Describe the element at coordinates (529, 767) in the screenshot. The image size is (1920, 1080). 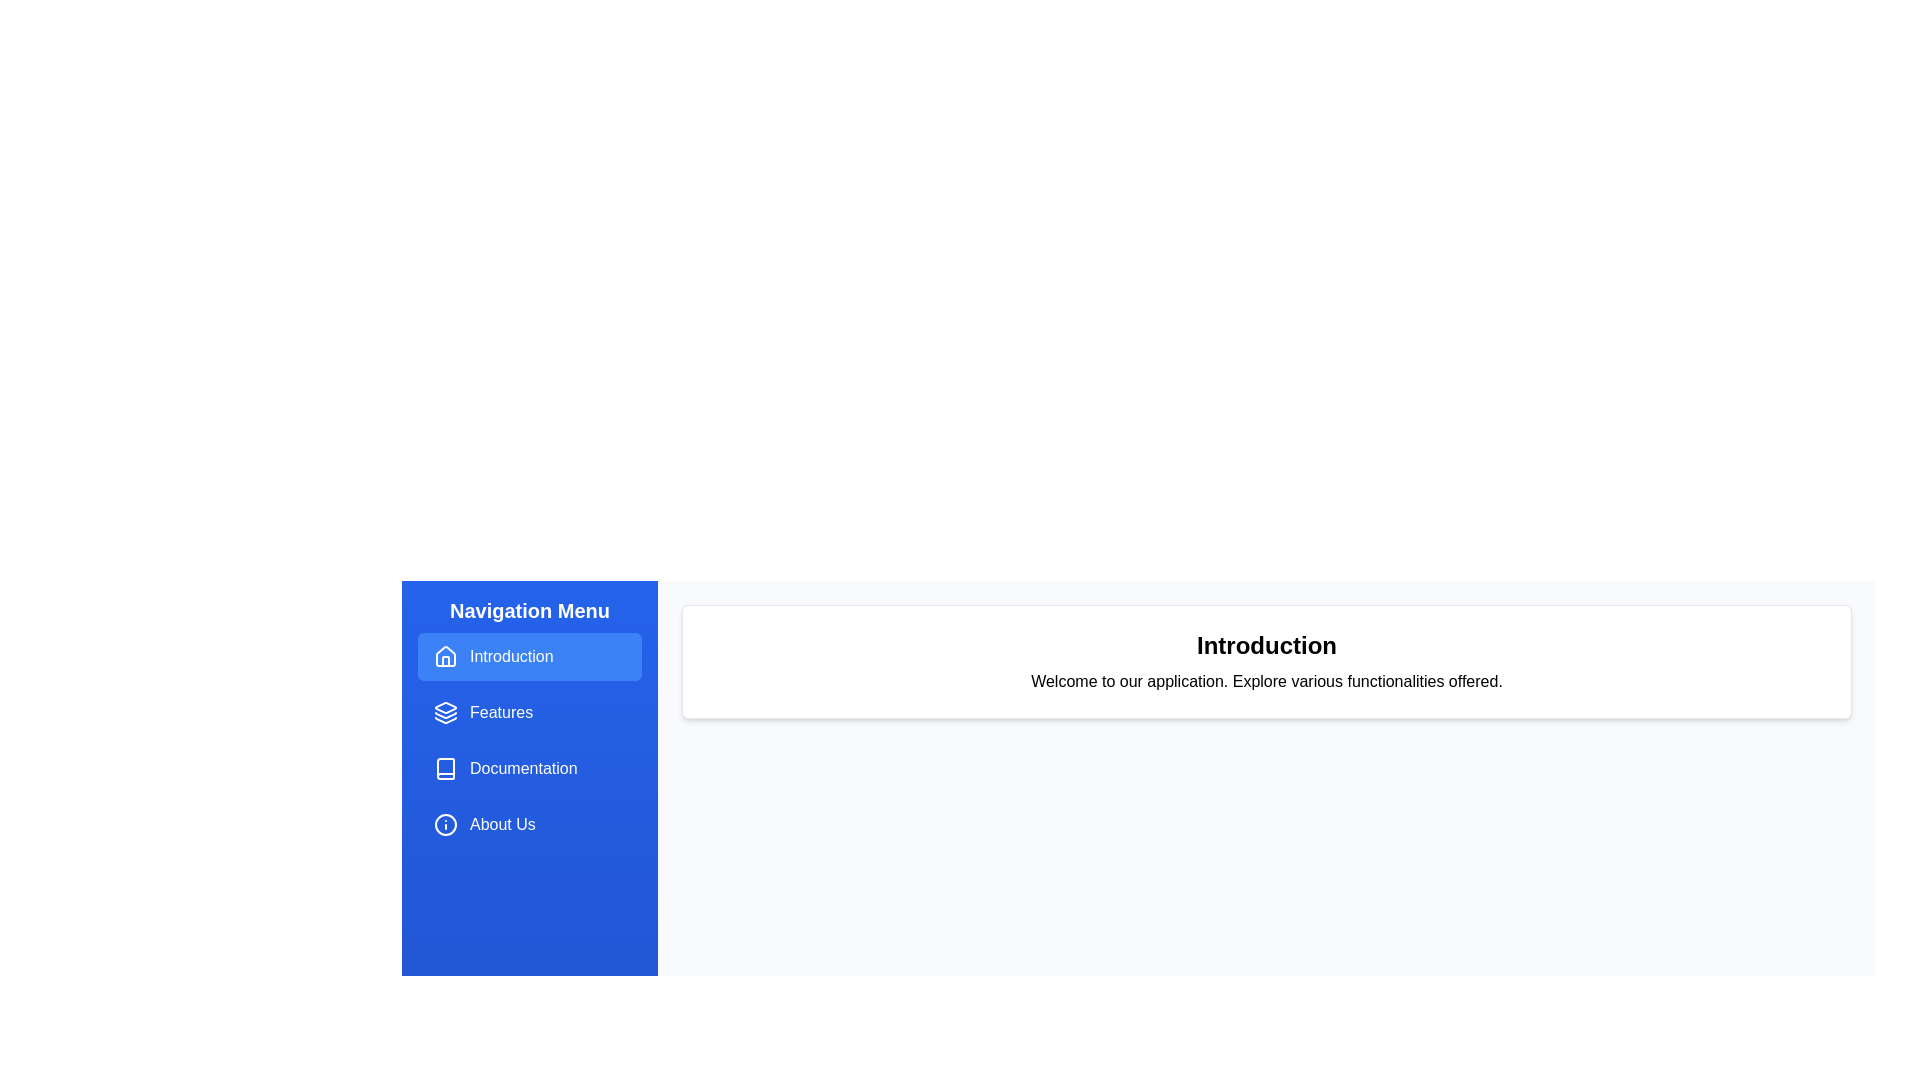
I see `the 'Documentation' button-like navigation list item located in the vertical navigation menu` at that location.